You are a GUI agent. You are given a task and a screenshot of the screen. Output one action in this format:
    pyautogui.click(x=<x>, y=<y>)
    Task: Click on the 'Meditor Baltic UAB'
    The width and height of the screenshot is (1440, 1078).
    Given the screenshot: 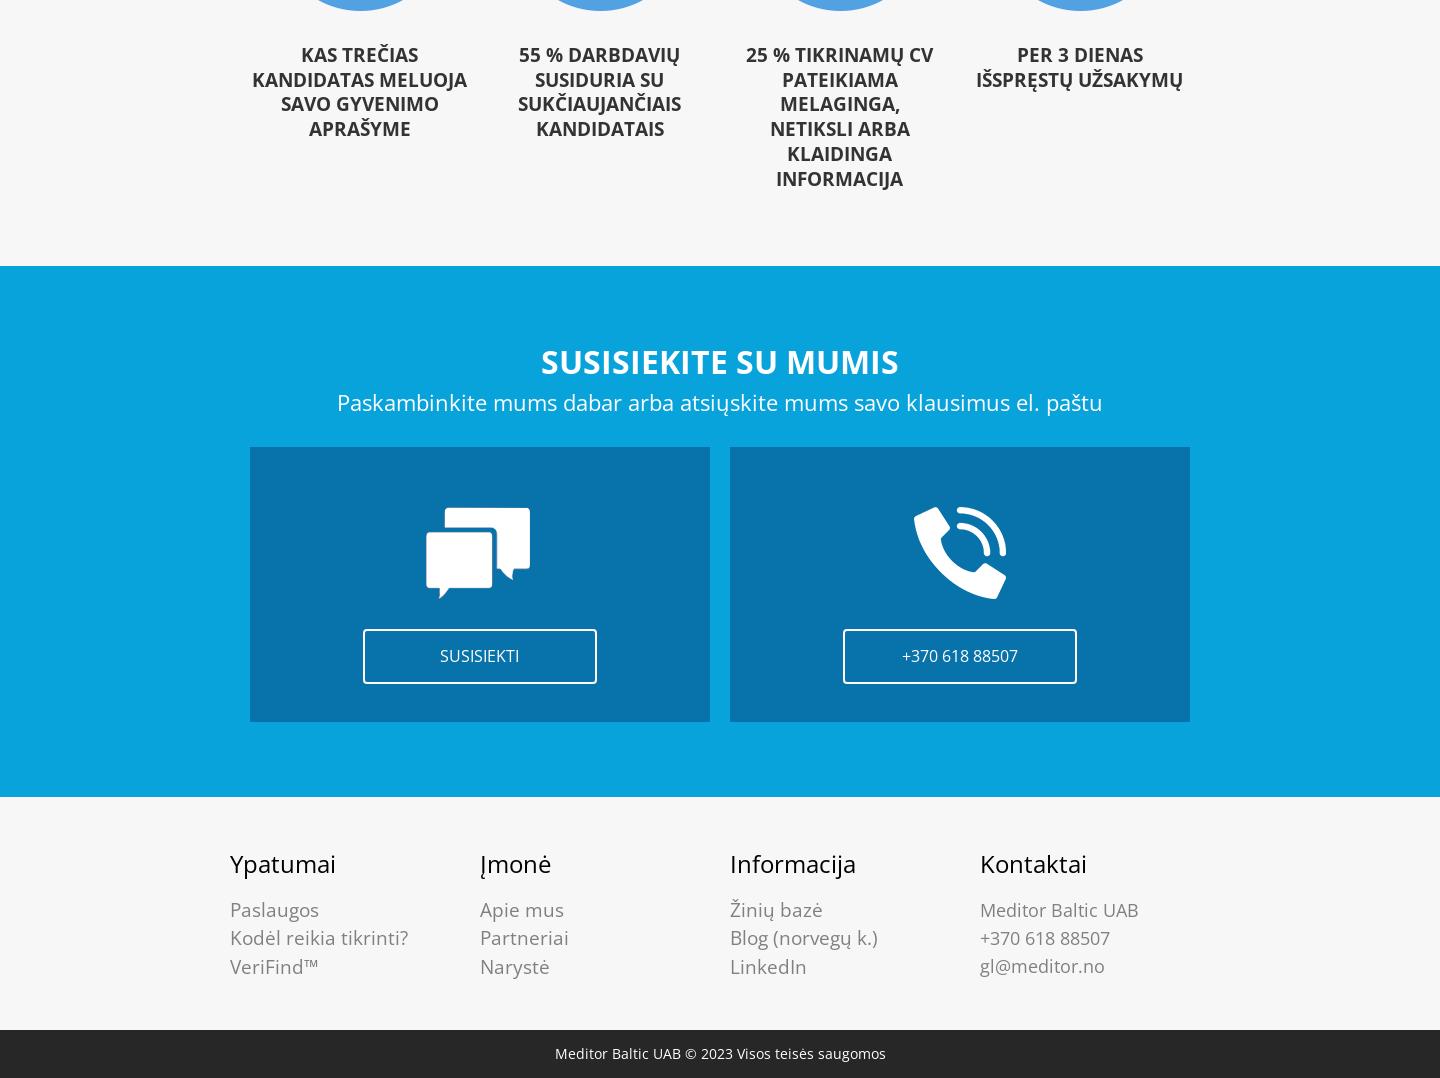 What is the action you would take?
    pyautogui.click(x=979, y=908)
    